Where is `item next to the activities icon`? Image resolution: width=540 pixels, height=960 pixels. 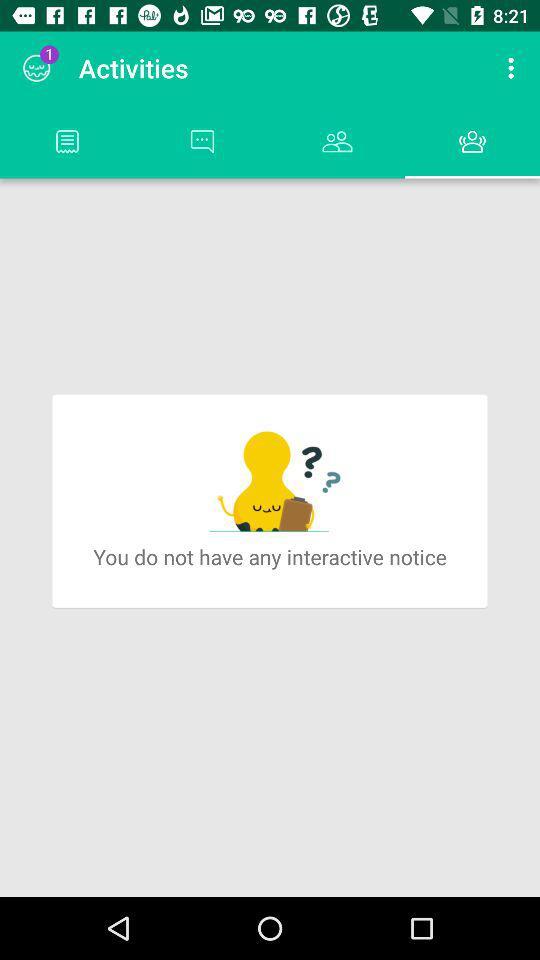 item next to the activities icon is located at coordinates (513, 68).